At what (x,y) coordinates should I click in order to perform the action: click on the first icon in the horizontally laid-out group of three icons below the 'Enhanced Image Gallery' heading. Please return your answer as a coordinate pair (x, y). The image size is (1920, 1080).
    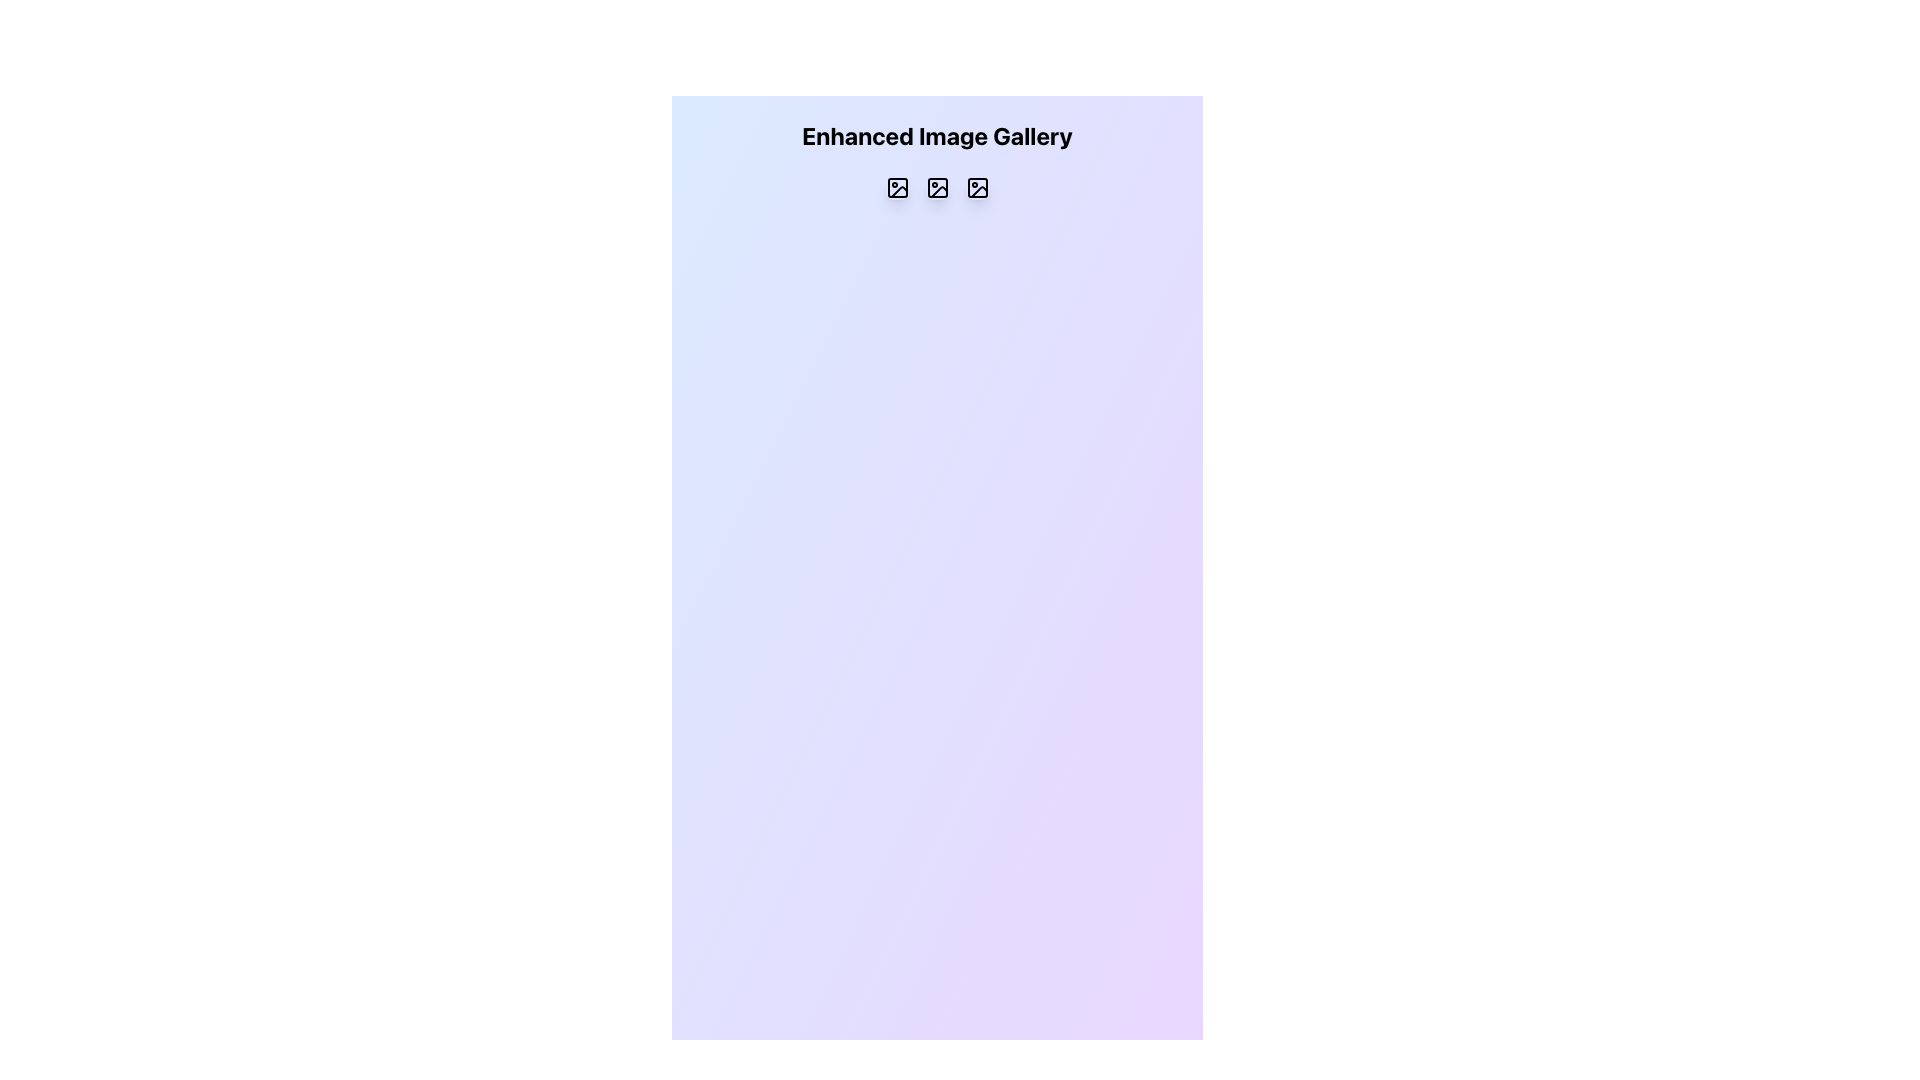
    Looking at the image, I should click on (896, 188).